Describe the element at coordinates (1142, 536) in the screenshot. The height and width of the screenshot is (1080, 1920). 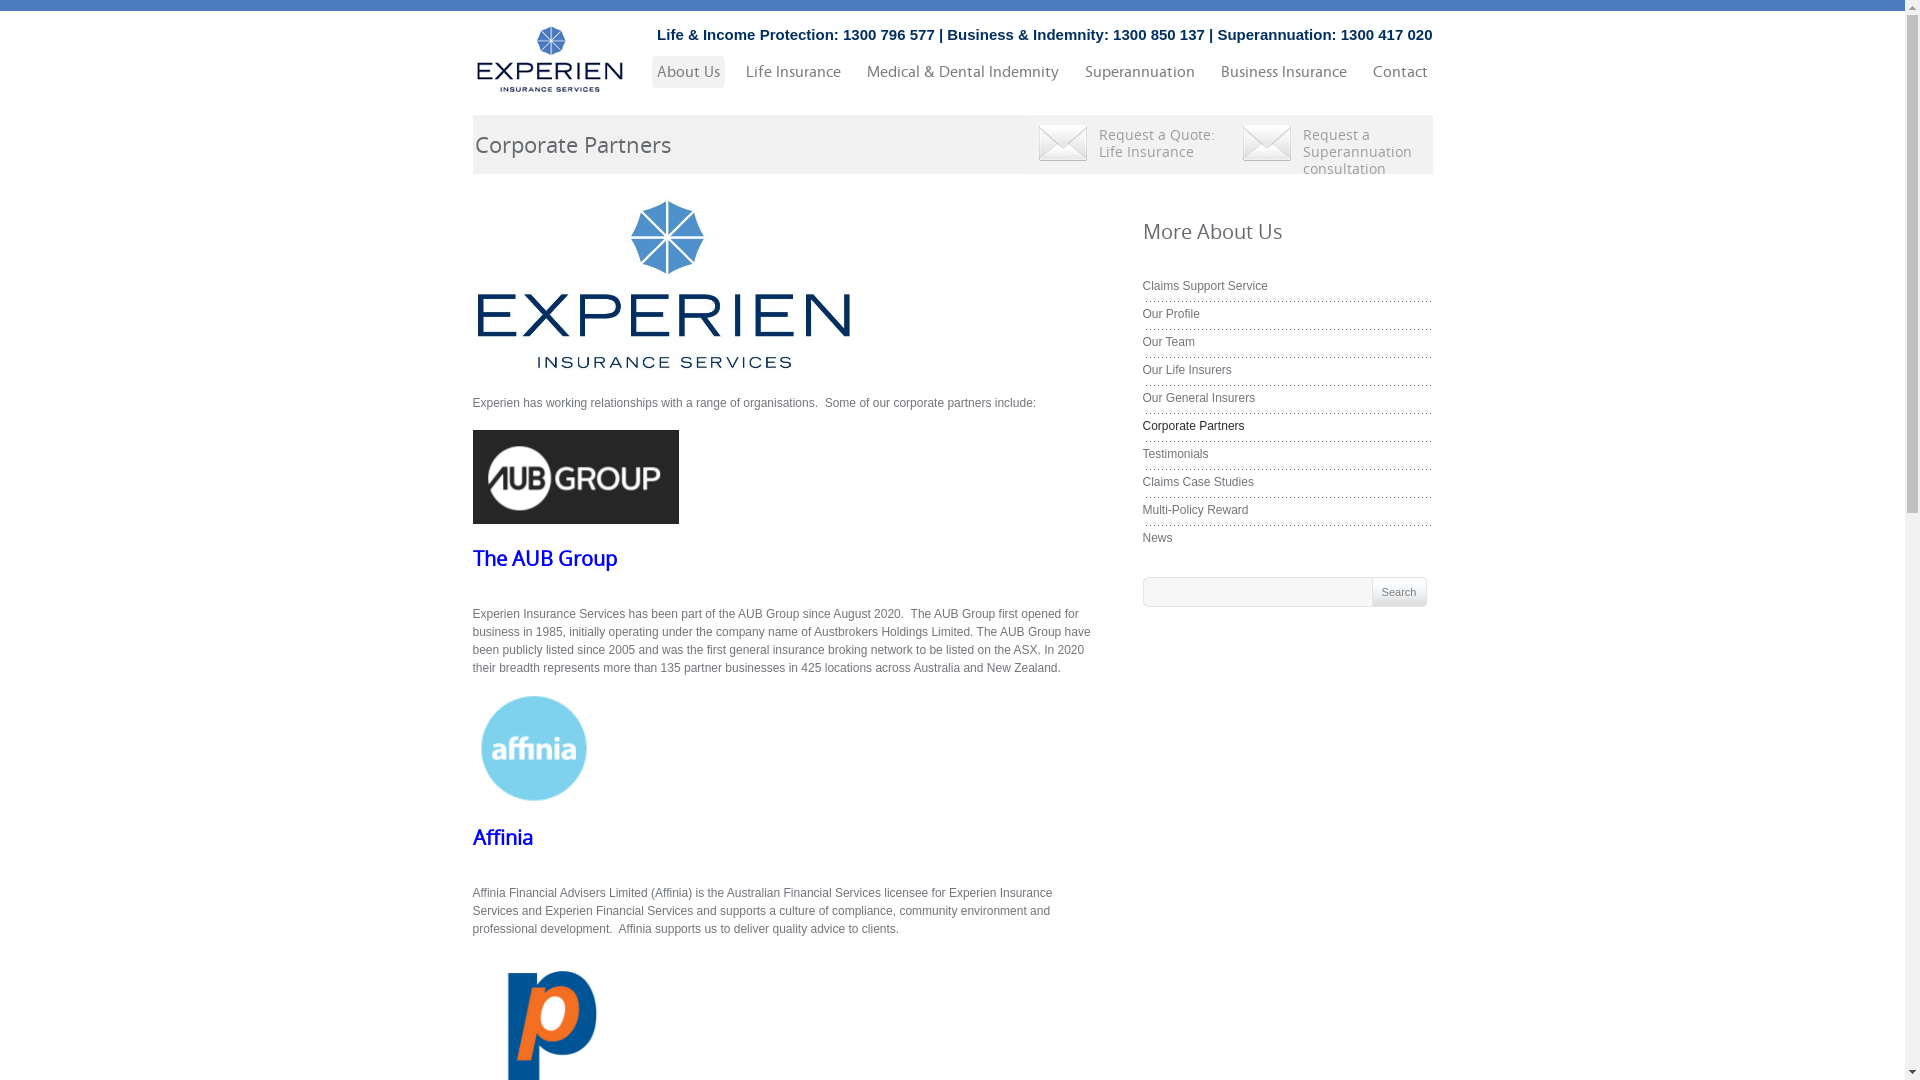
I see `'News'` at that location.